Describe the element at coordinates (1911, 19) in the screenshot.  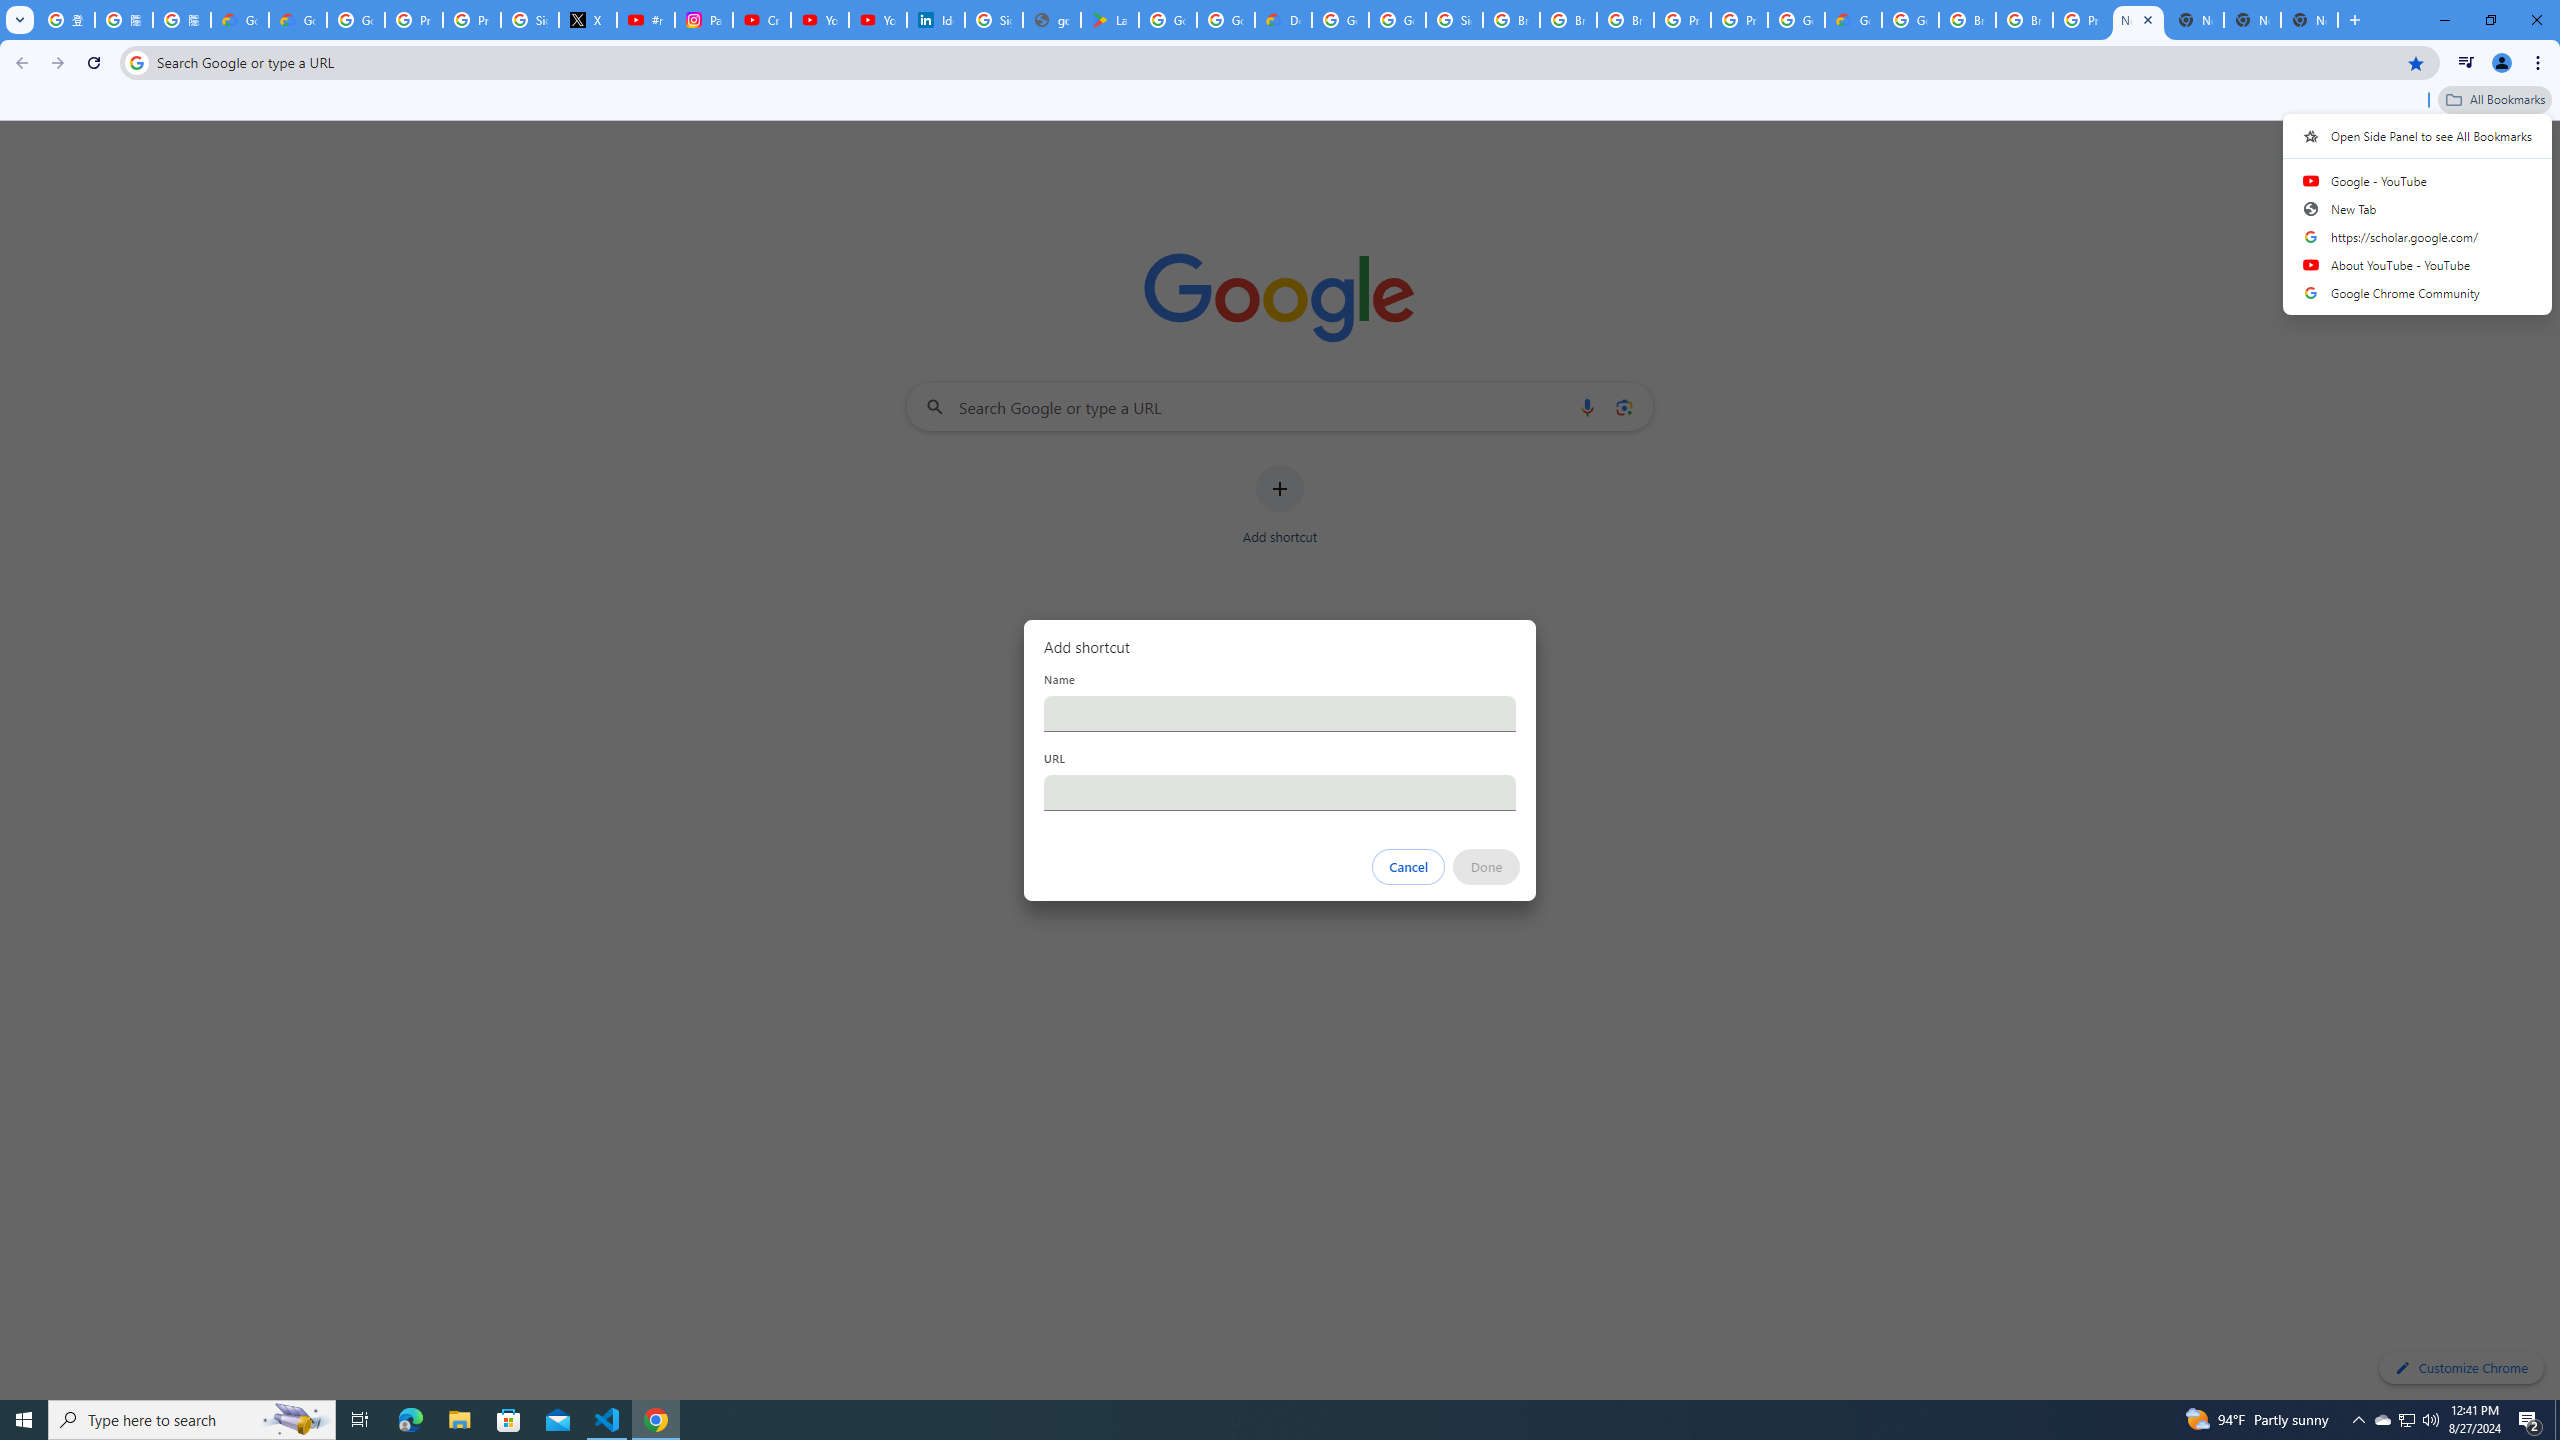
I see `'Google Cloud Platform'` at that location.